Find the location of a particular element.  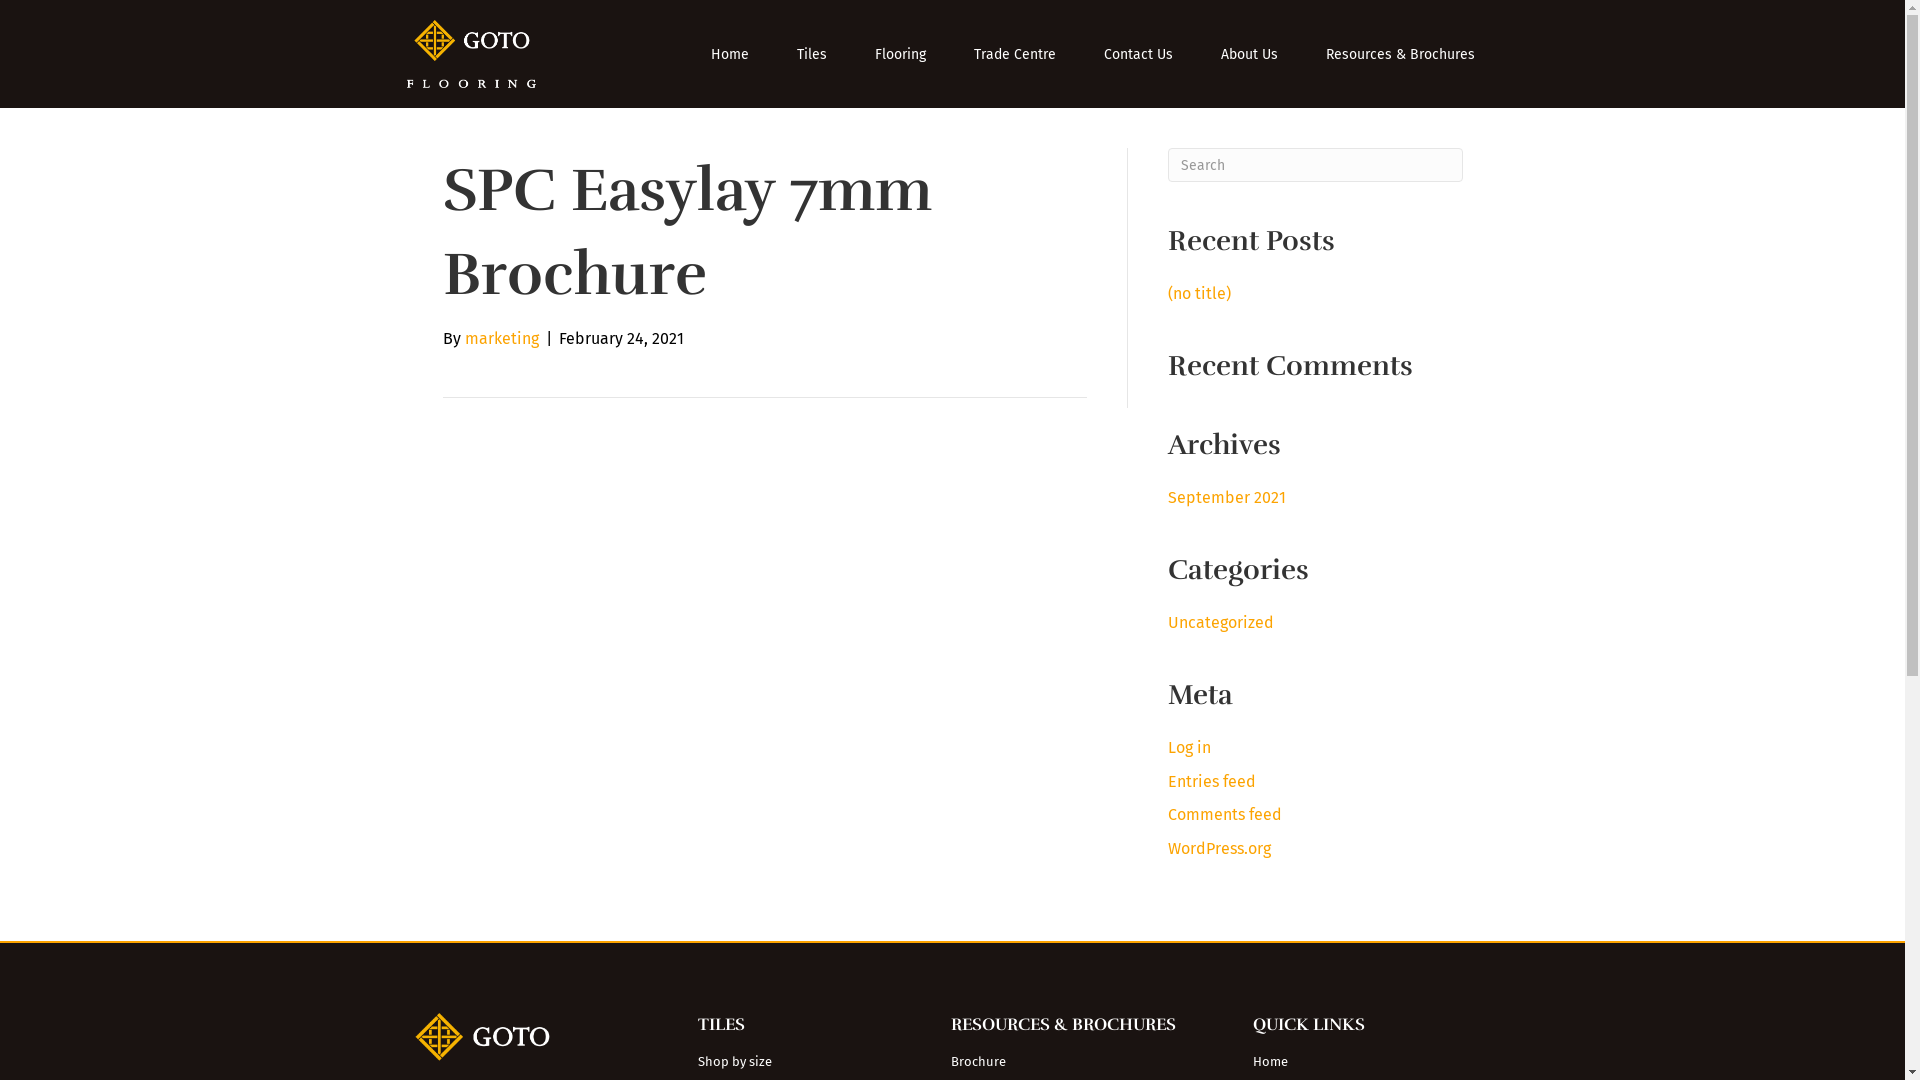

'Comments feed' is located at coordinates (1223, 814).